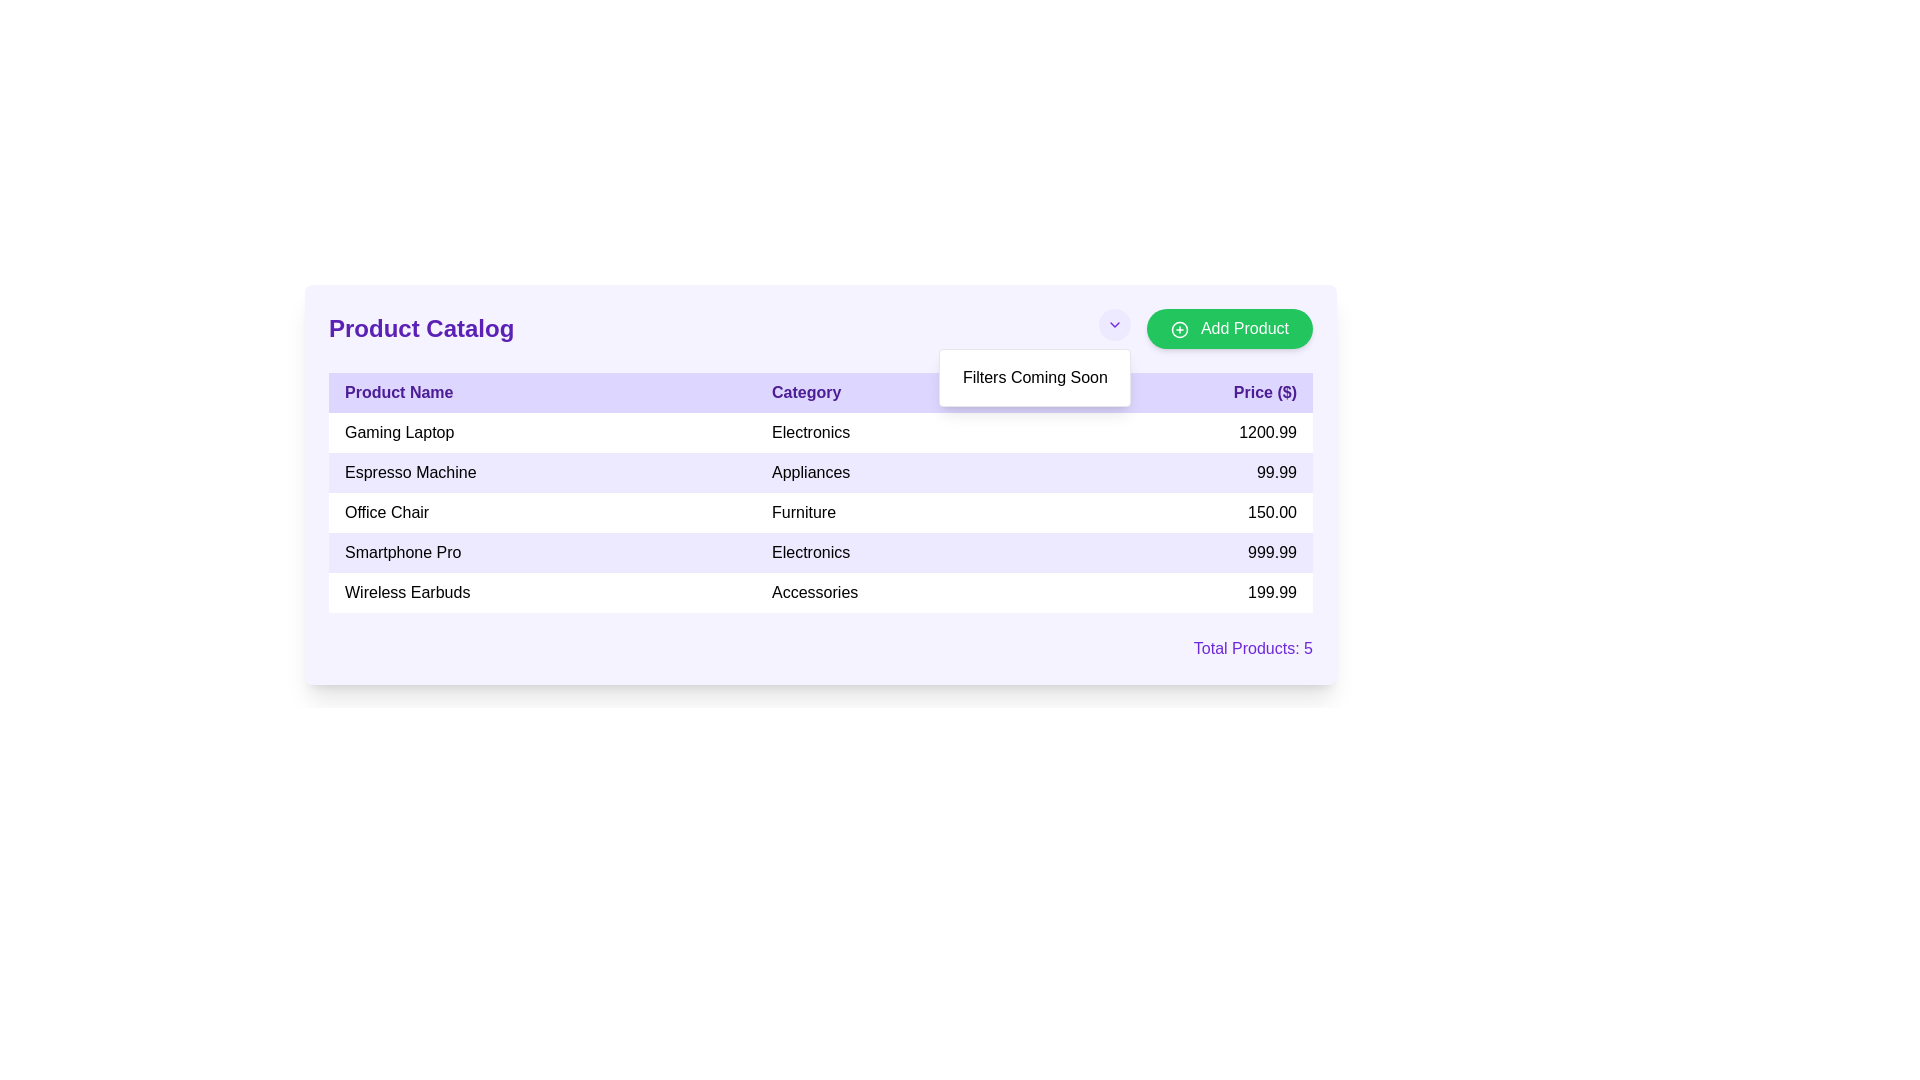 The height and width of the screenshot is (1080, 1920). I want to click on the second row in the product list table containing 'Espresso Machine', so click(820, 473).